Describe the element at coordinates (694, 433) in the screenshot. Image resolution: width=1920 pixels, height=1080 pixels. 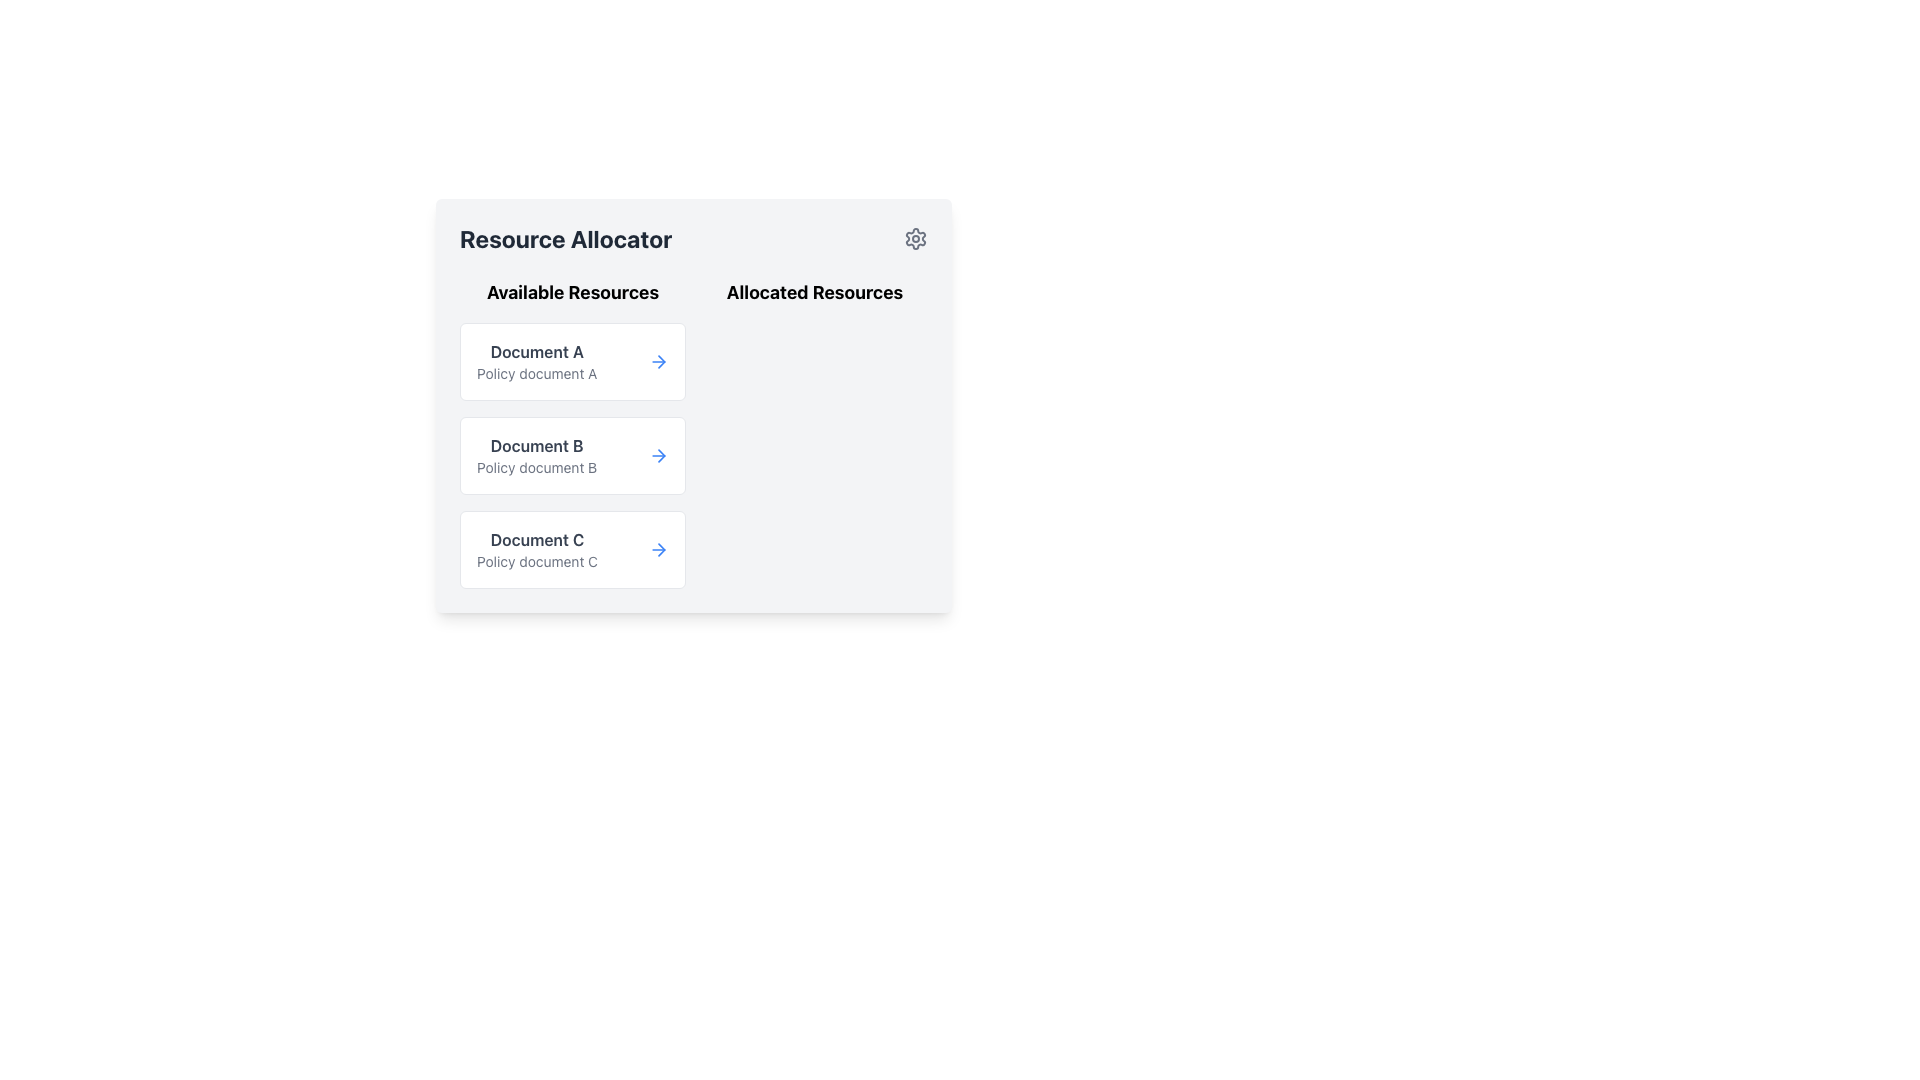
I see `a resource from the 'Available Resources' column in the Content Section` at that location.